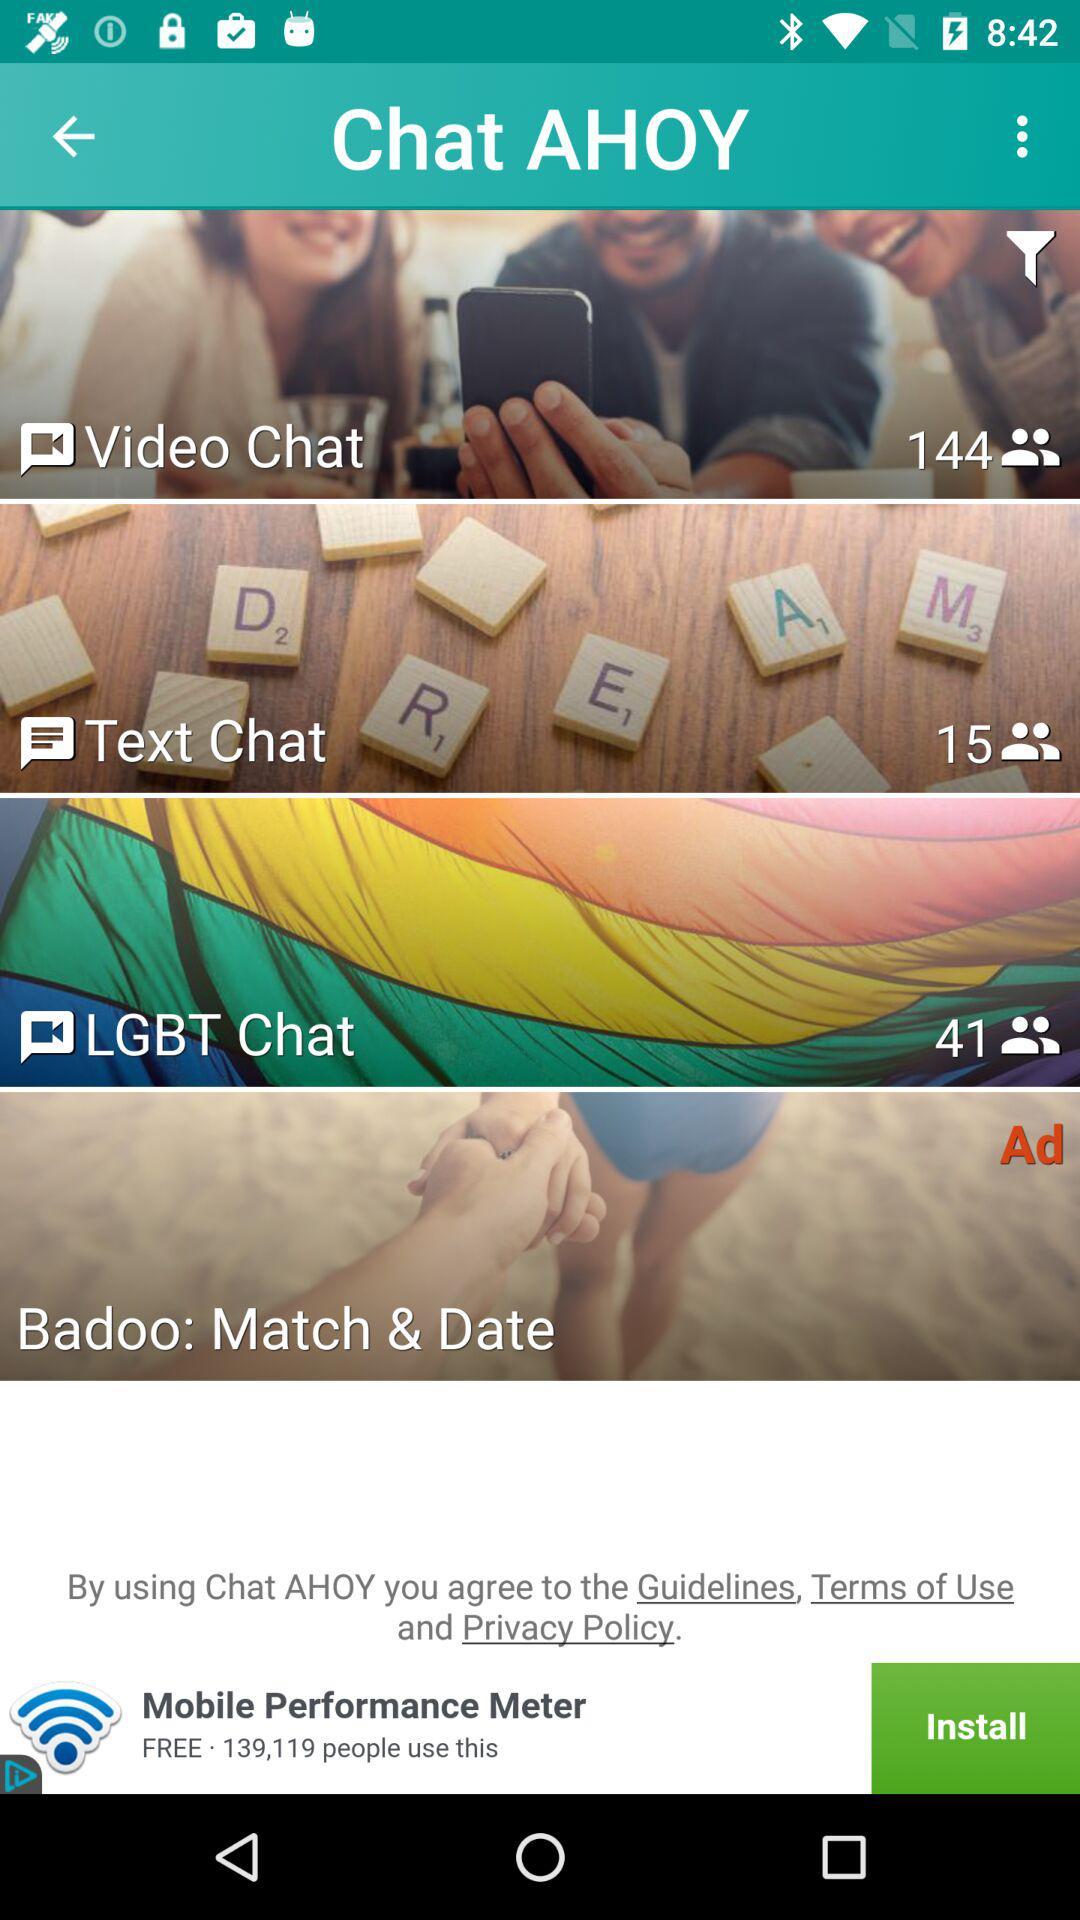  What do you see at coordinates (1027, 135) in the screenshot?
I see `icon next to the chat ahoy item` at bounding box center [1027, 135].